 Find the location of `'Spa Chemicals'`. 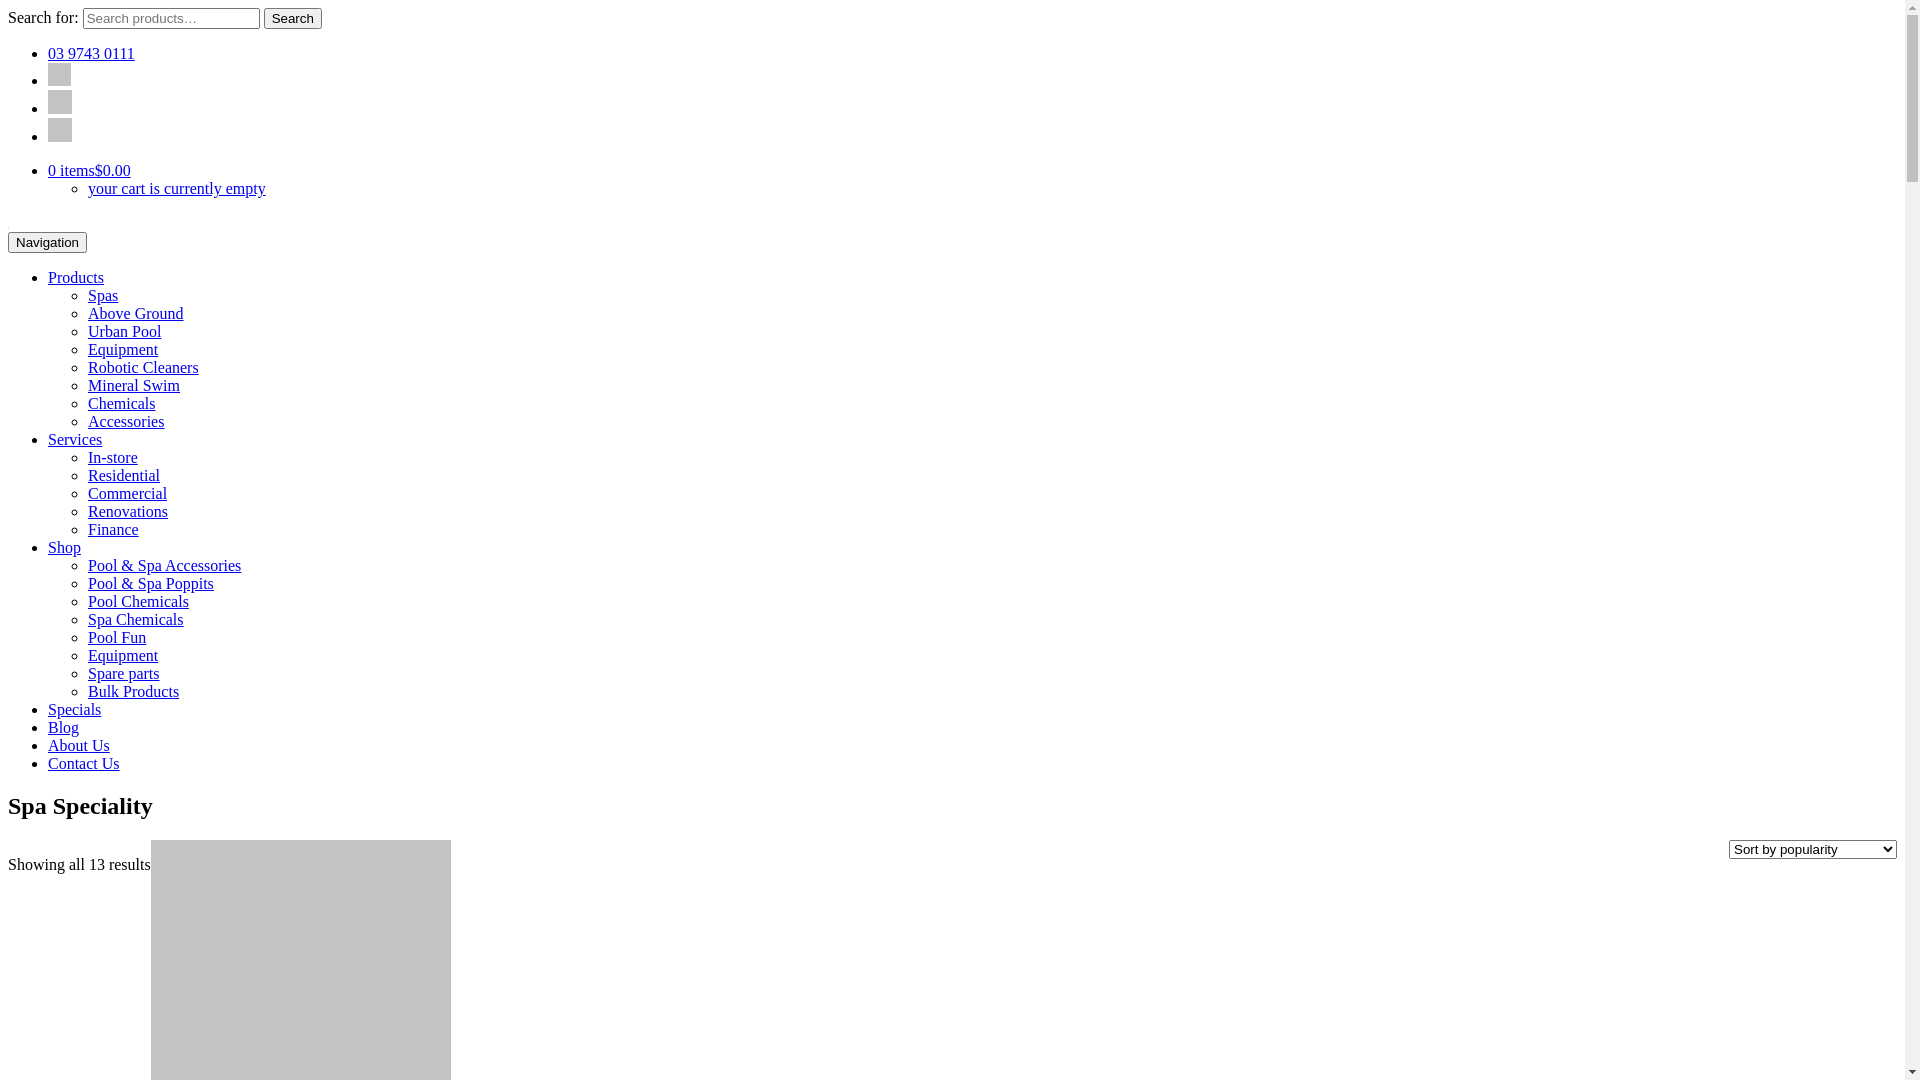

'Spa Chemicals' is located at coordinates (134, 618).